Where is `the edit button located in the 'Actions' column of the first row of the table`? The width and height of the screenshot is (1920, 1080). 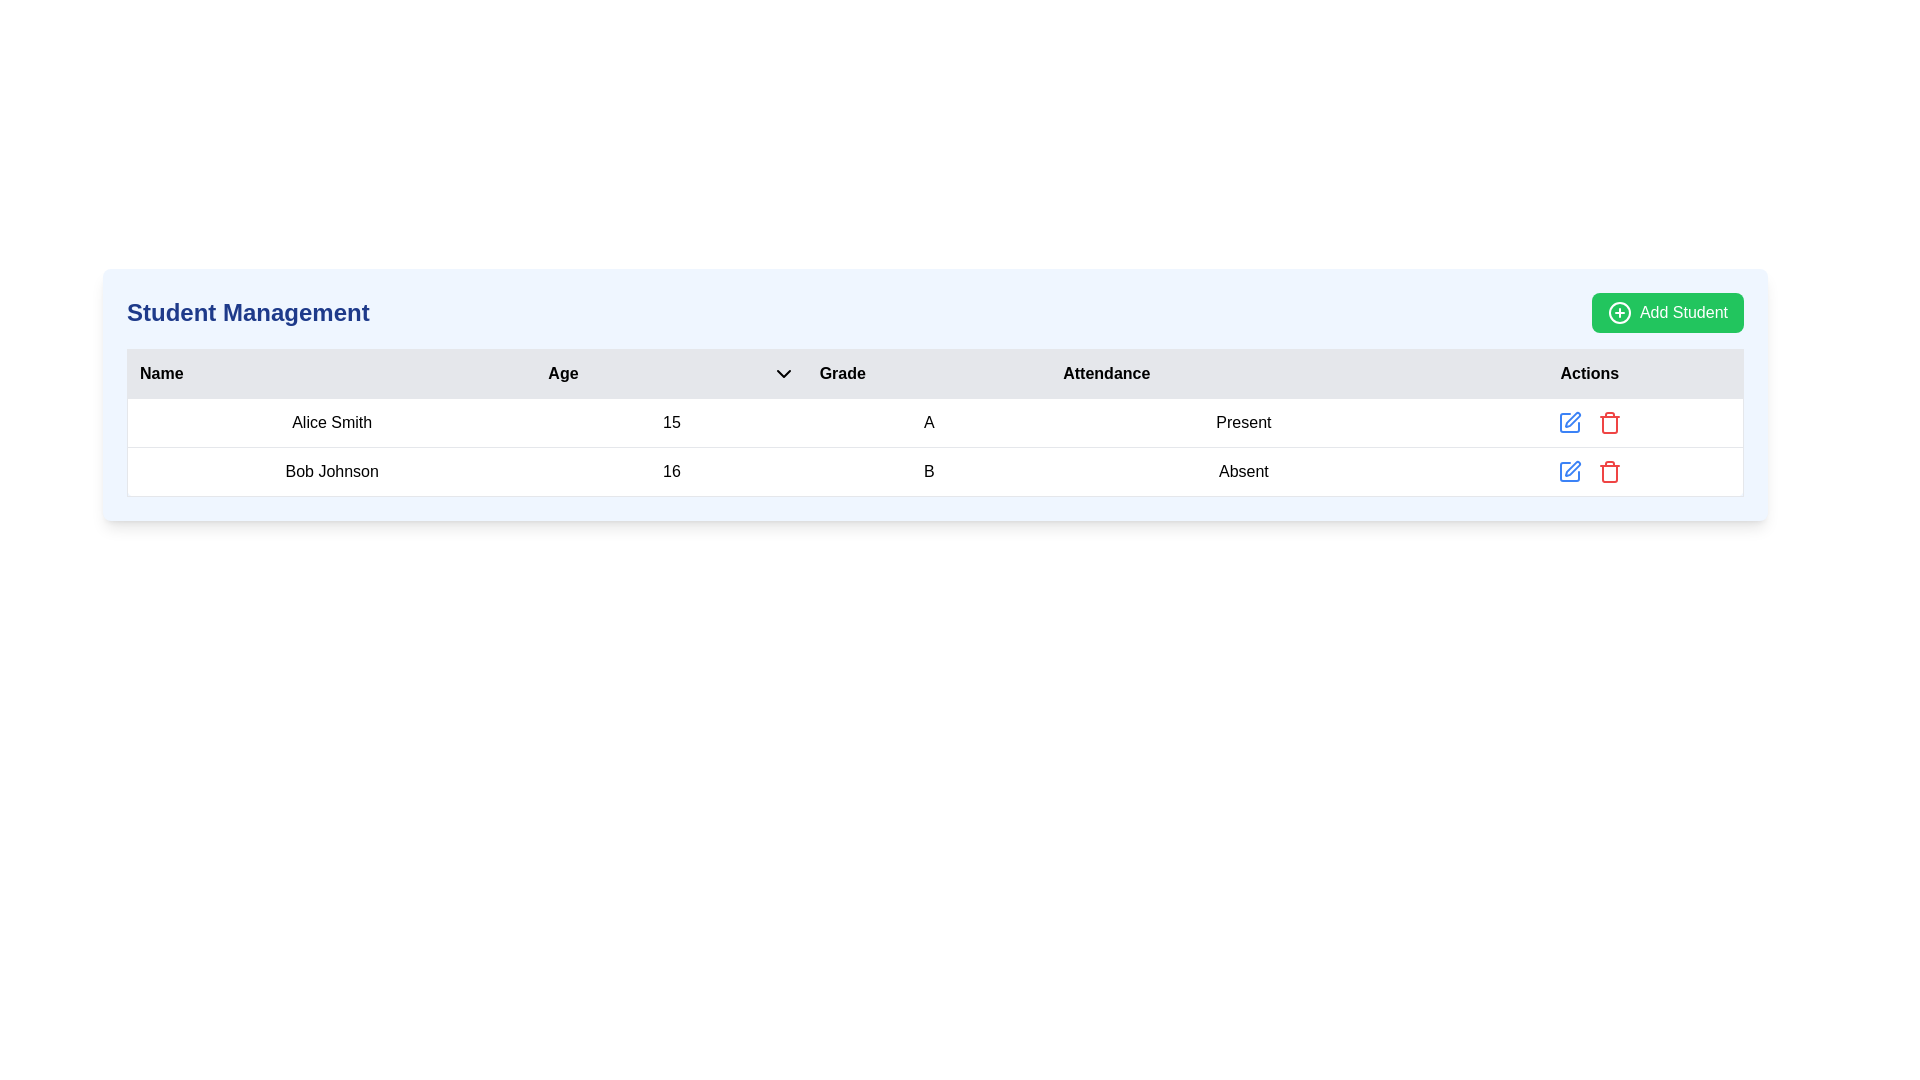
the edit button located in the 'Actions' column of the first row of the table is located at coordinates (1568, 422).